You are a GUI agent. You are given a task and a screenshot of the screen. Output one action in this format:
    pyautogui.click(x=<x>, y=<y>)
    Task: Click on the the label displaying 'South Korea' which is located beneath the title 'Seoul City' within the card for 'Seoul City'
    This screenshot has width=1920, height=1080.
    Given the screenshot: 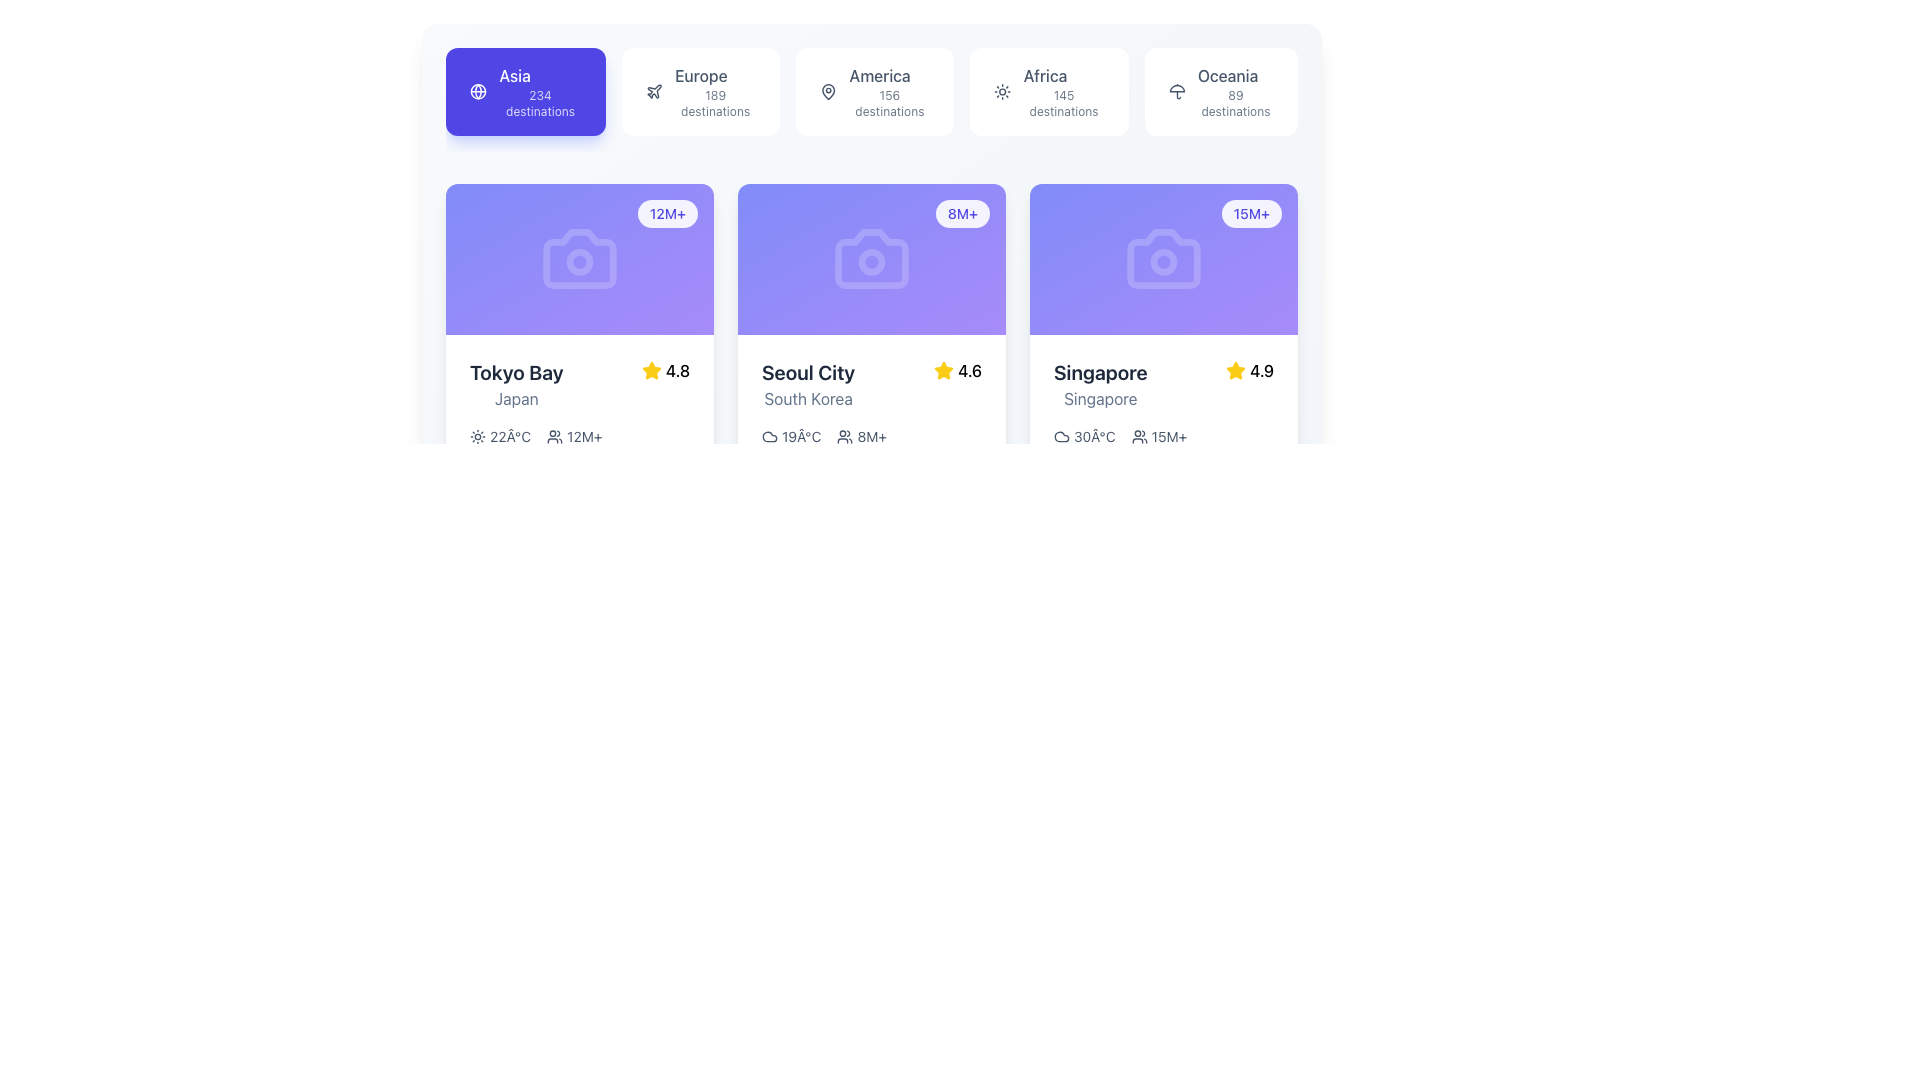 What is the action you would take?
    pyautogui.click(x=808, y=398)
    